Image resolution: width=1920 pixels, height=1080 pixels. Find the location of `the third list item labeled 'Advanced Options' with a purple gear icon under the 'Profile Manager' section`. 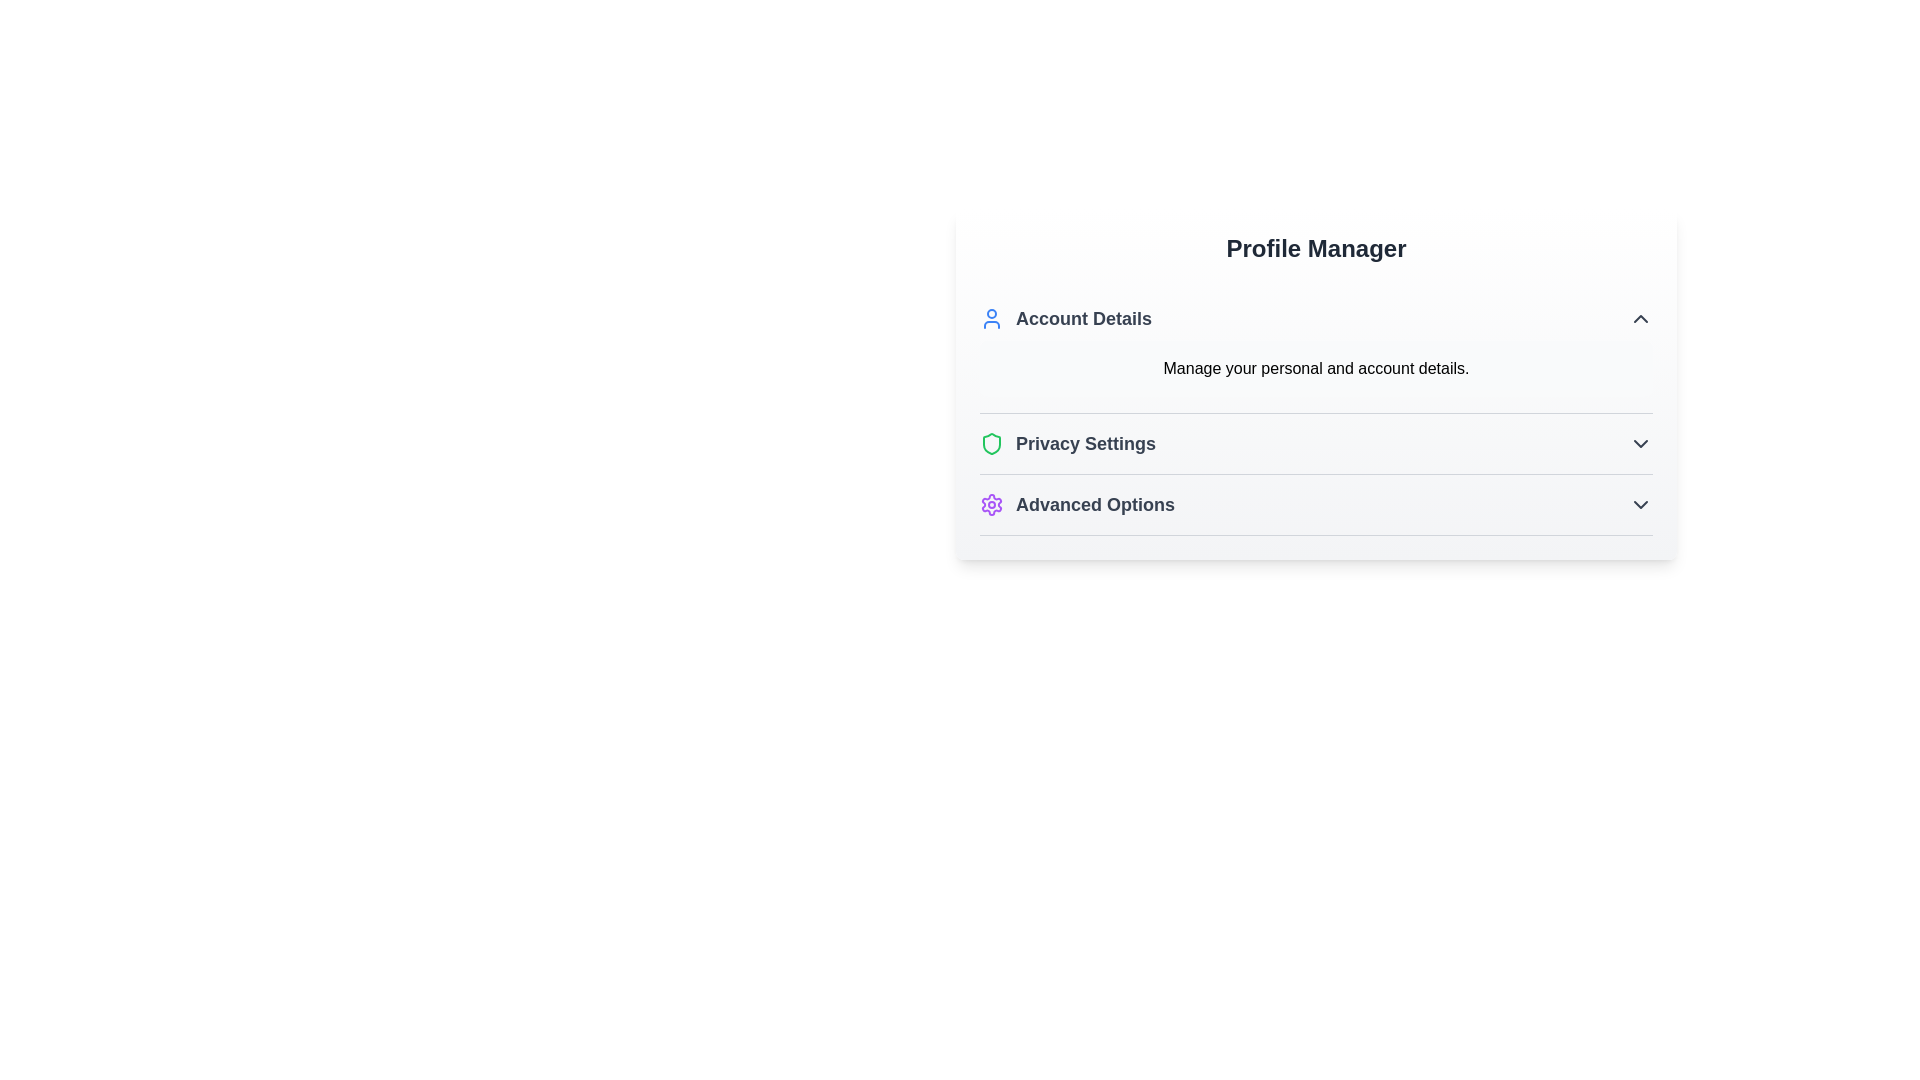

the third list item labeled 'Advanced Options' with a purple gear icon under the 'Profile Manager' section is located at coordinates (1076, 504).